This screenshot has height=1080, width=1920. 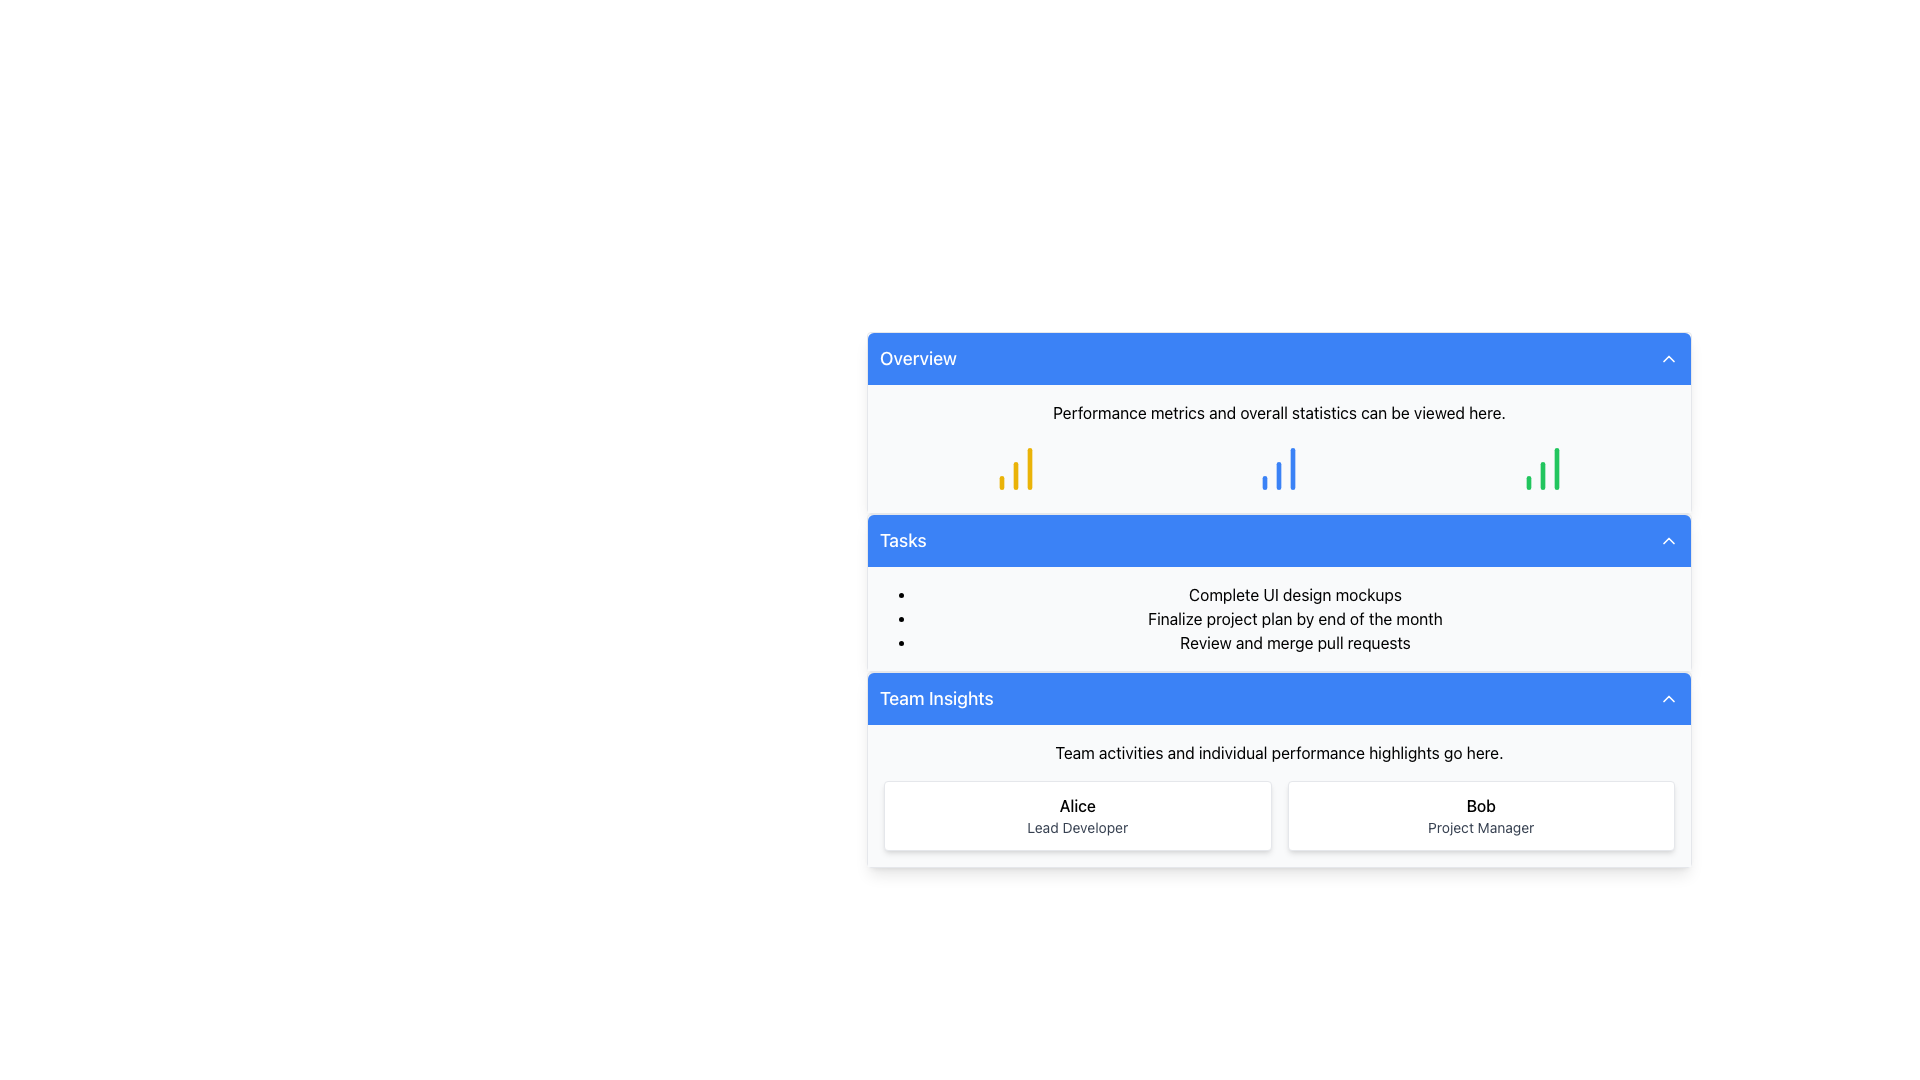 What do you see at coordinates (1295, 617) in the screenshot?
I see `the text content element displaying 'Finalize project plan by end of the month' in the 'Tasks' section` at bounding box center [1295, 617].